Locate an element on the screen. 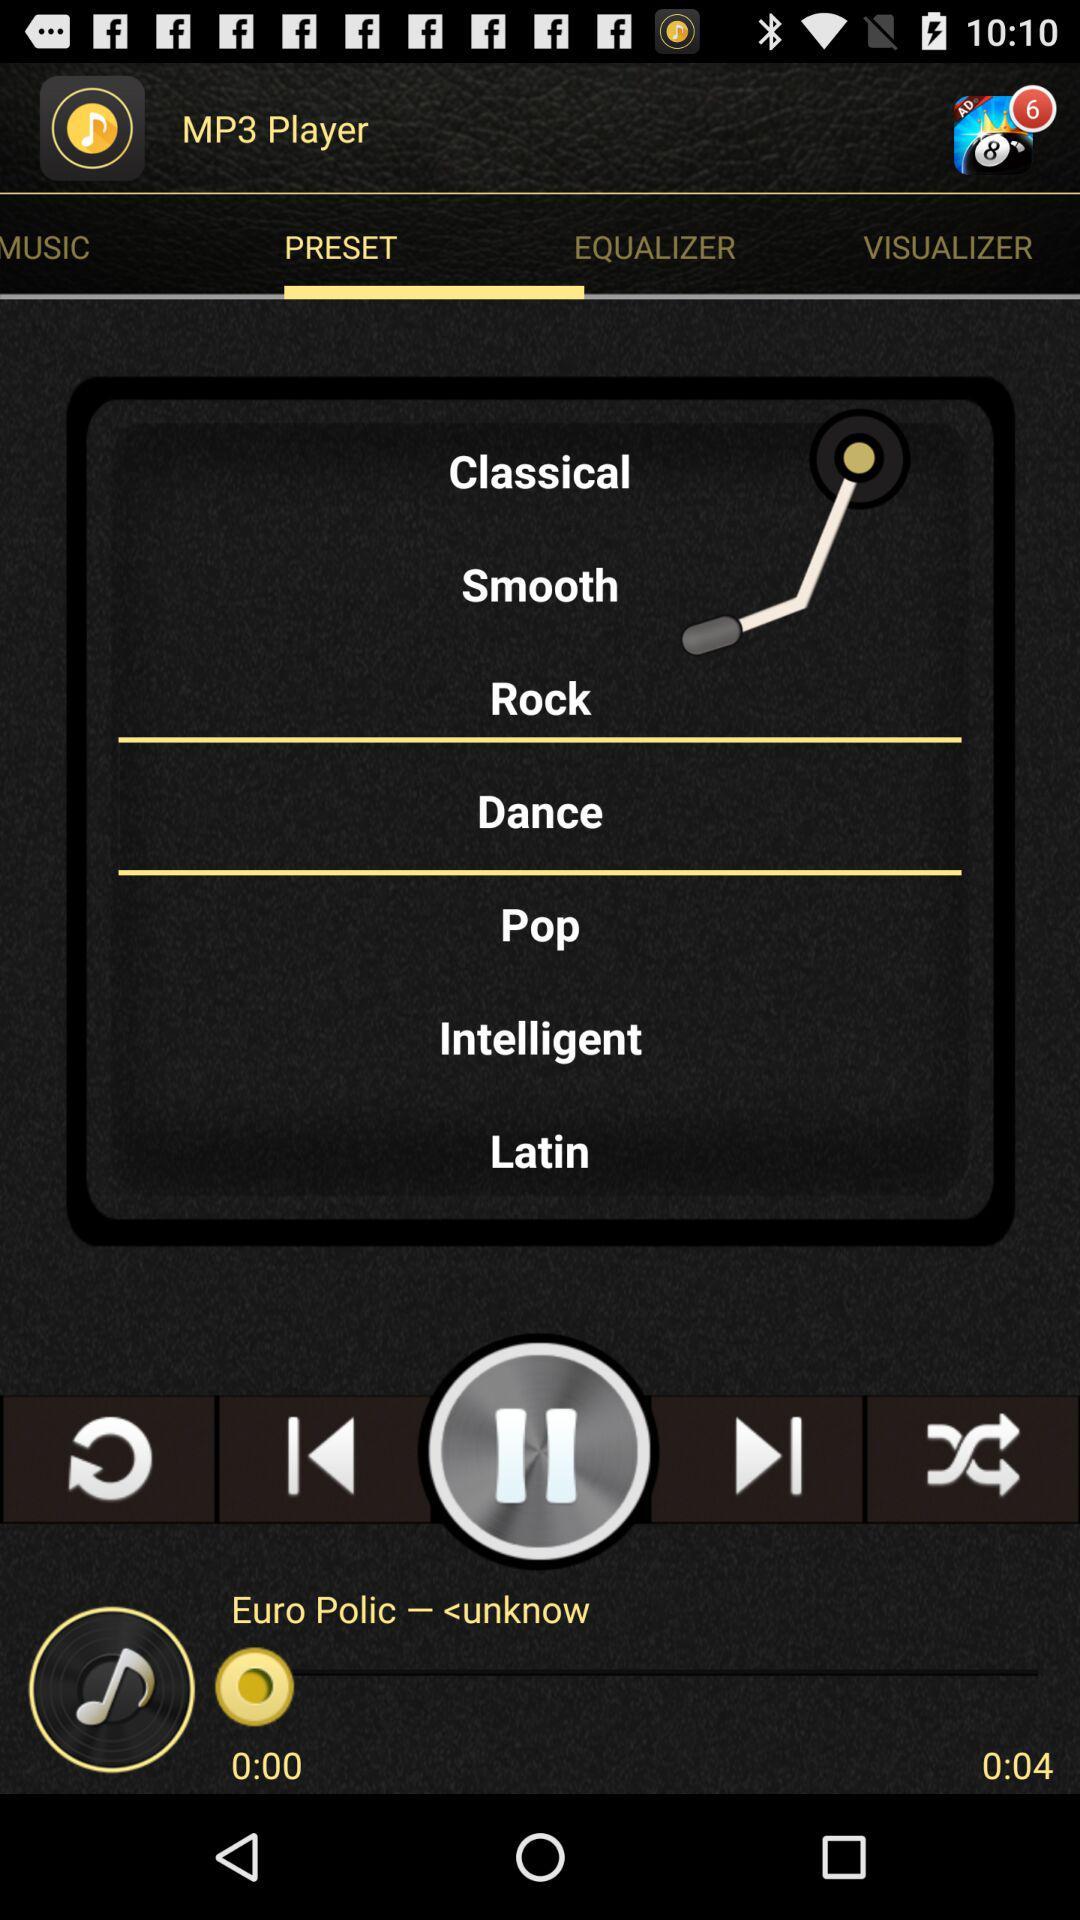 The width and height of the screenshot is (1080, 1920). item below mp3 player app is located at coordinates (433, 245).